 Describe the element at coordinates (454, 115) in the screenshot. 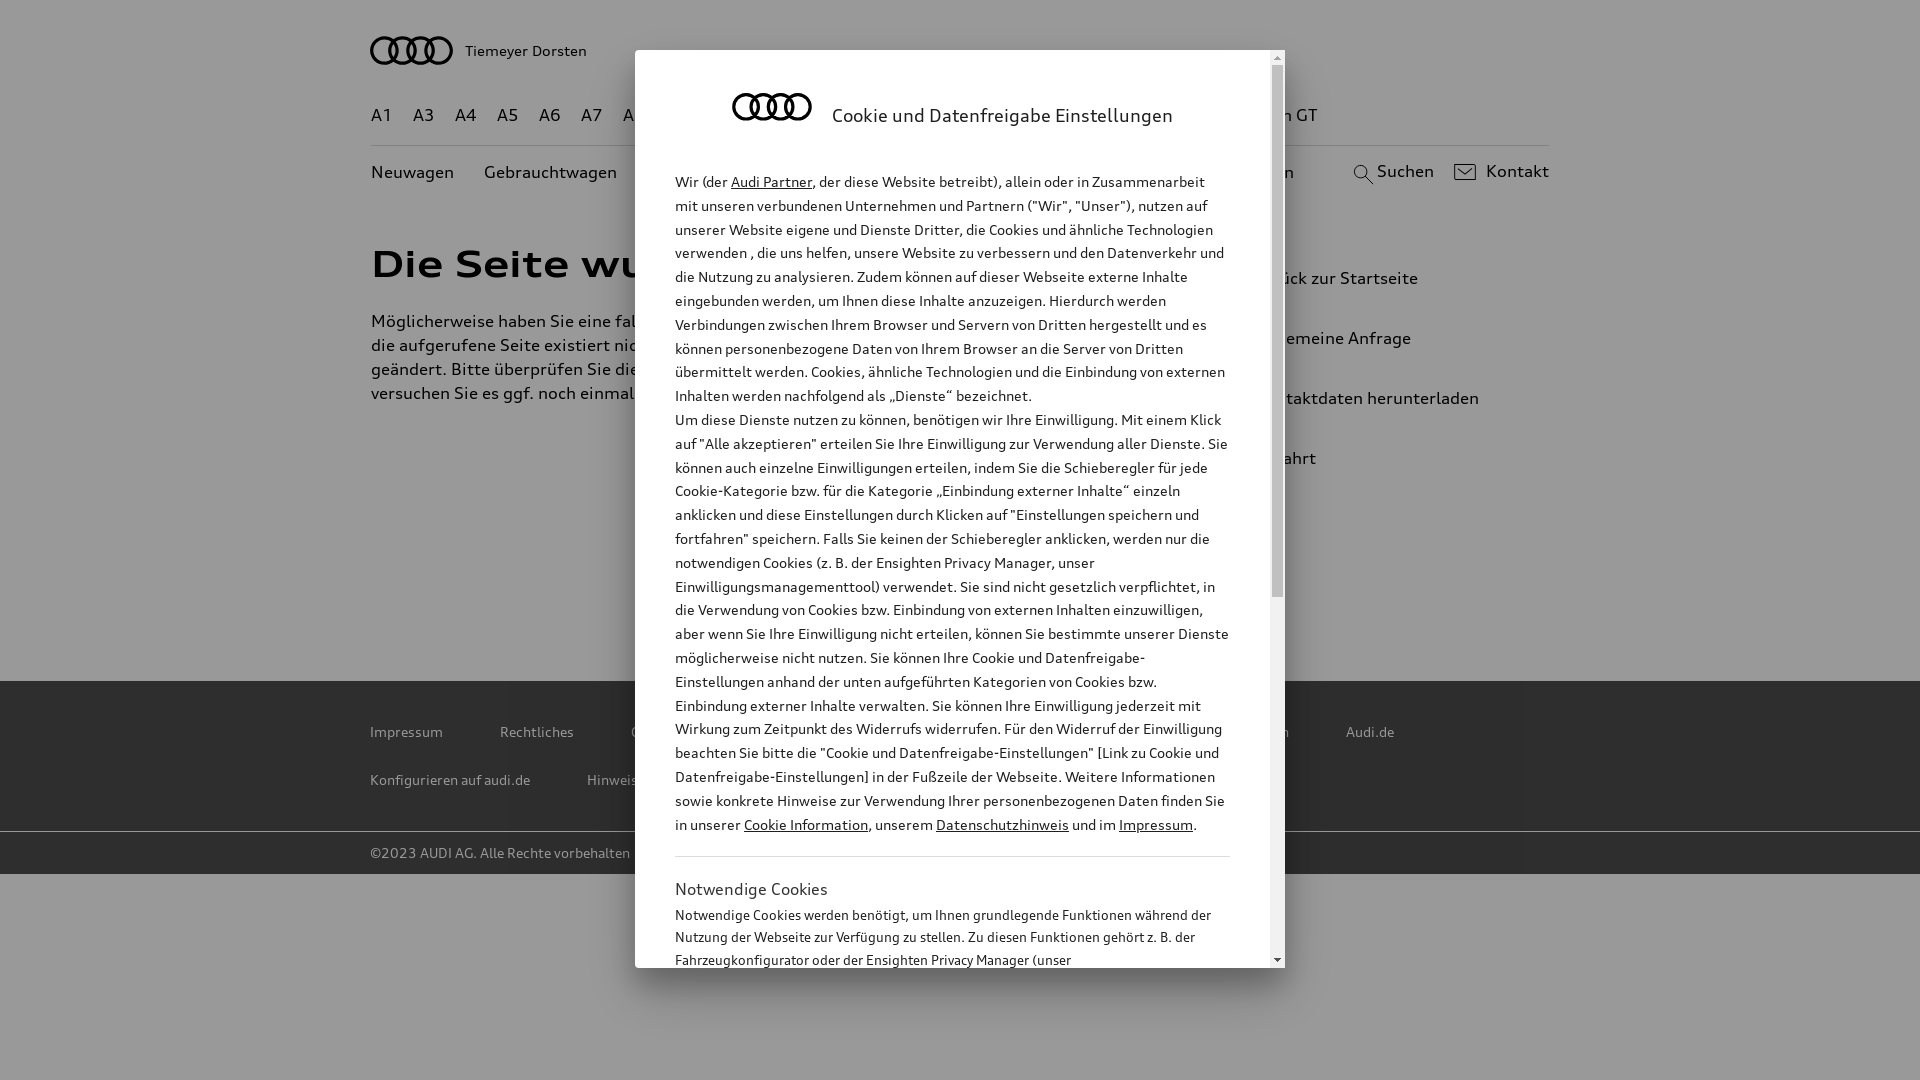

I see `'A4'` at that location.